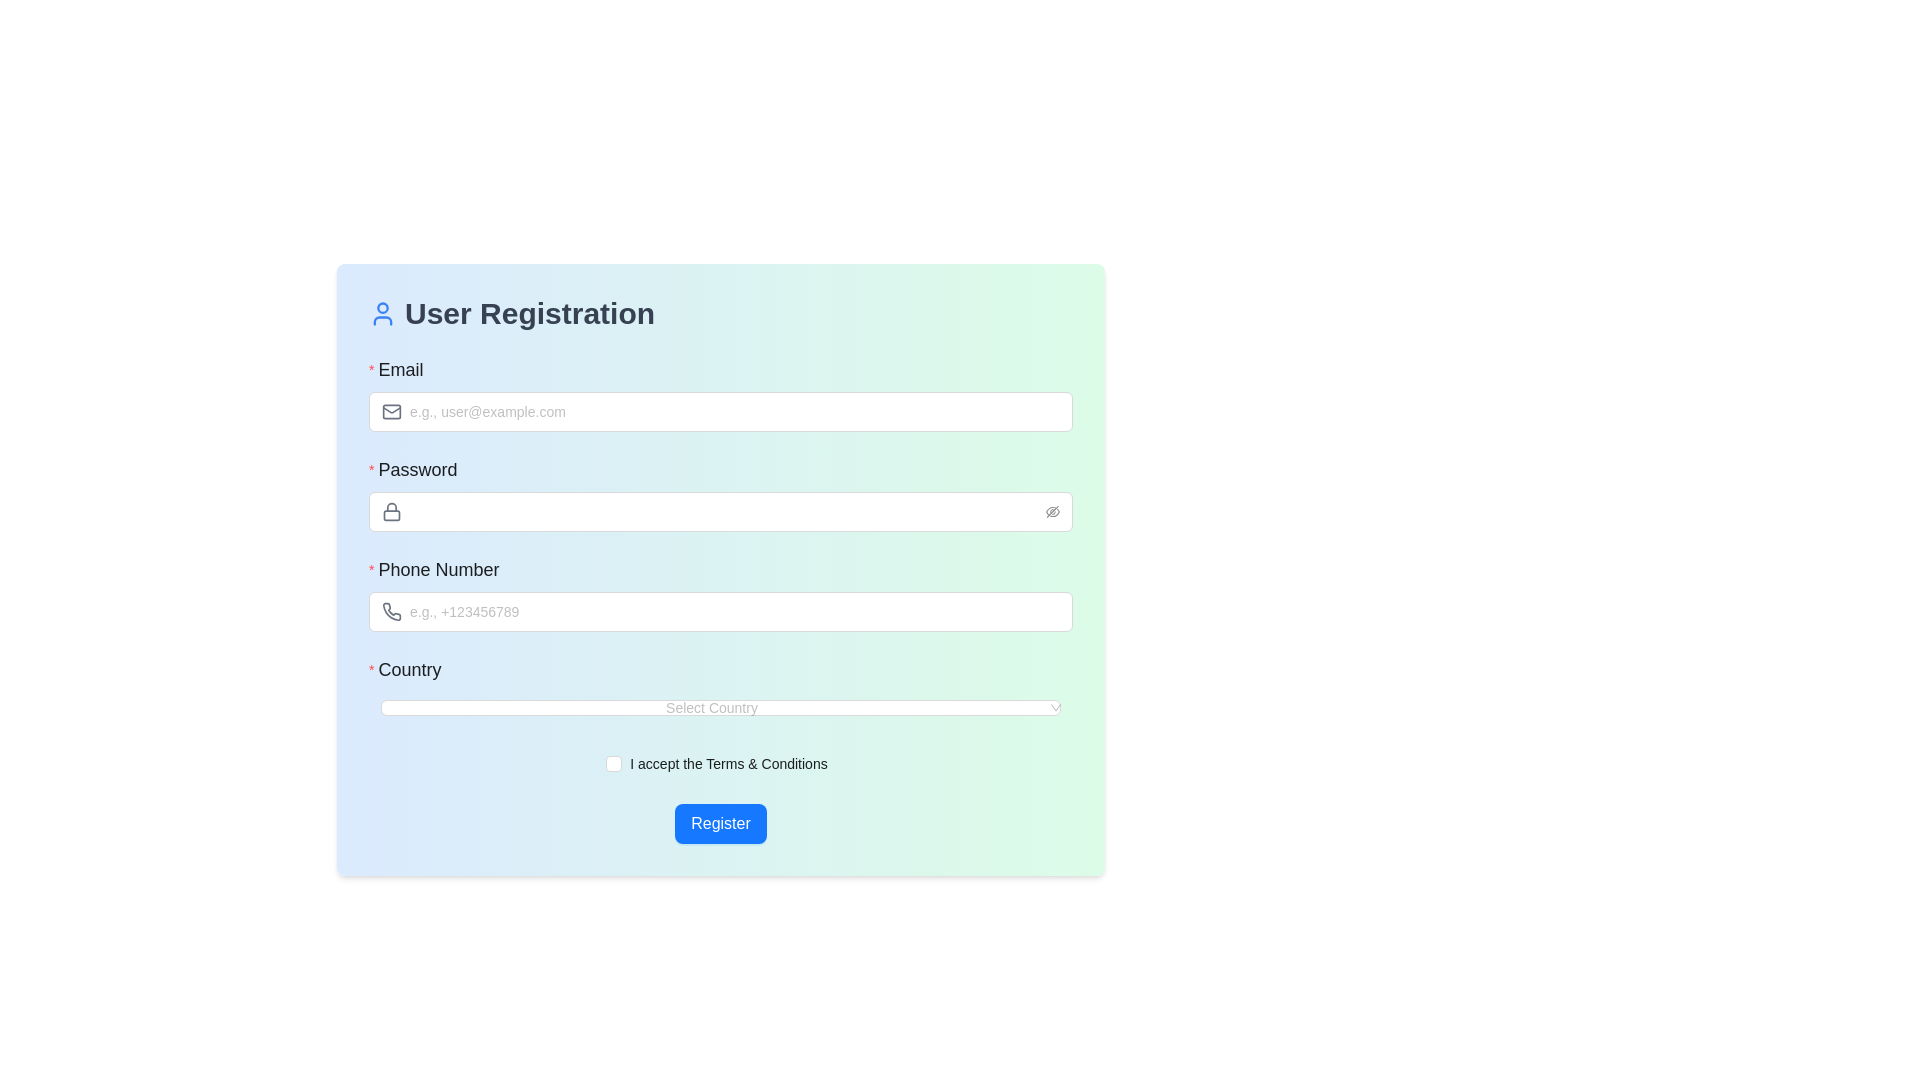 The height and width of the screenshot is (1080, 1920). Describe the element at coordinates (728, 763) in the screenshot. I see `the 'Terms & Conditions' hyperlink in the bottom section of the registration form, which is aligned with a checkbox to its left and above the 'Register' button` at that location.